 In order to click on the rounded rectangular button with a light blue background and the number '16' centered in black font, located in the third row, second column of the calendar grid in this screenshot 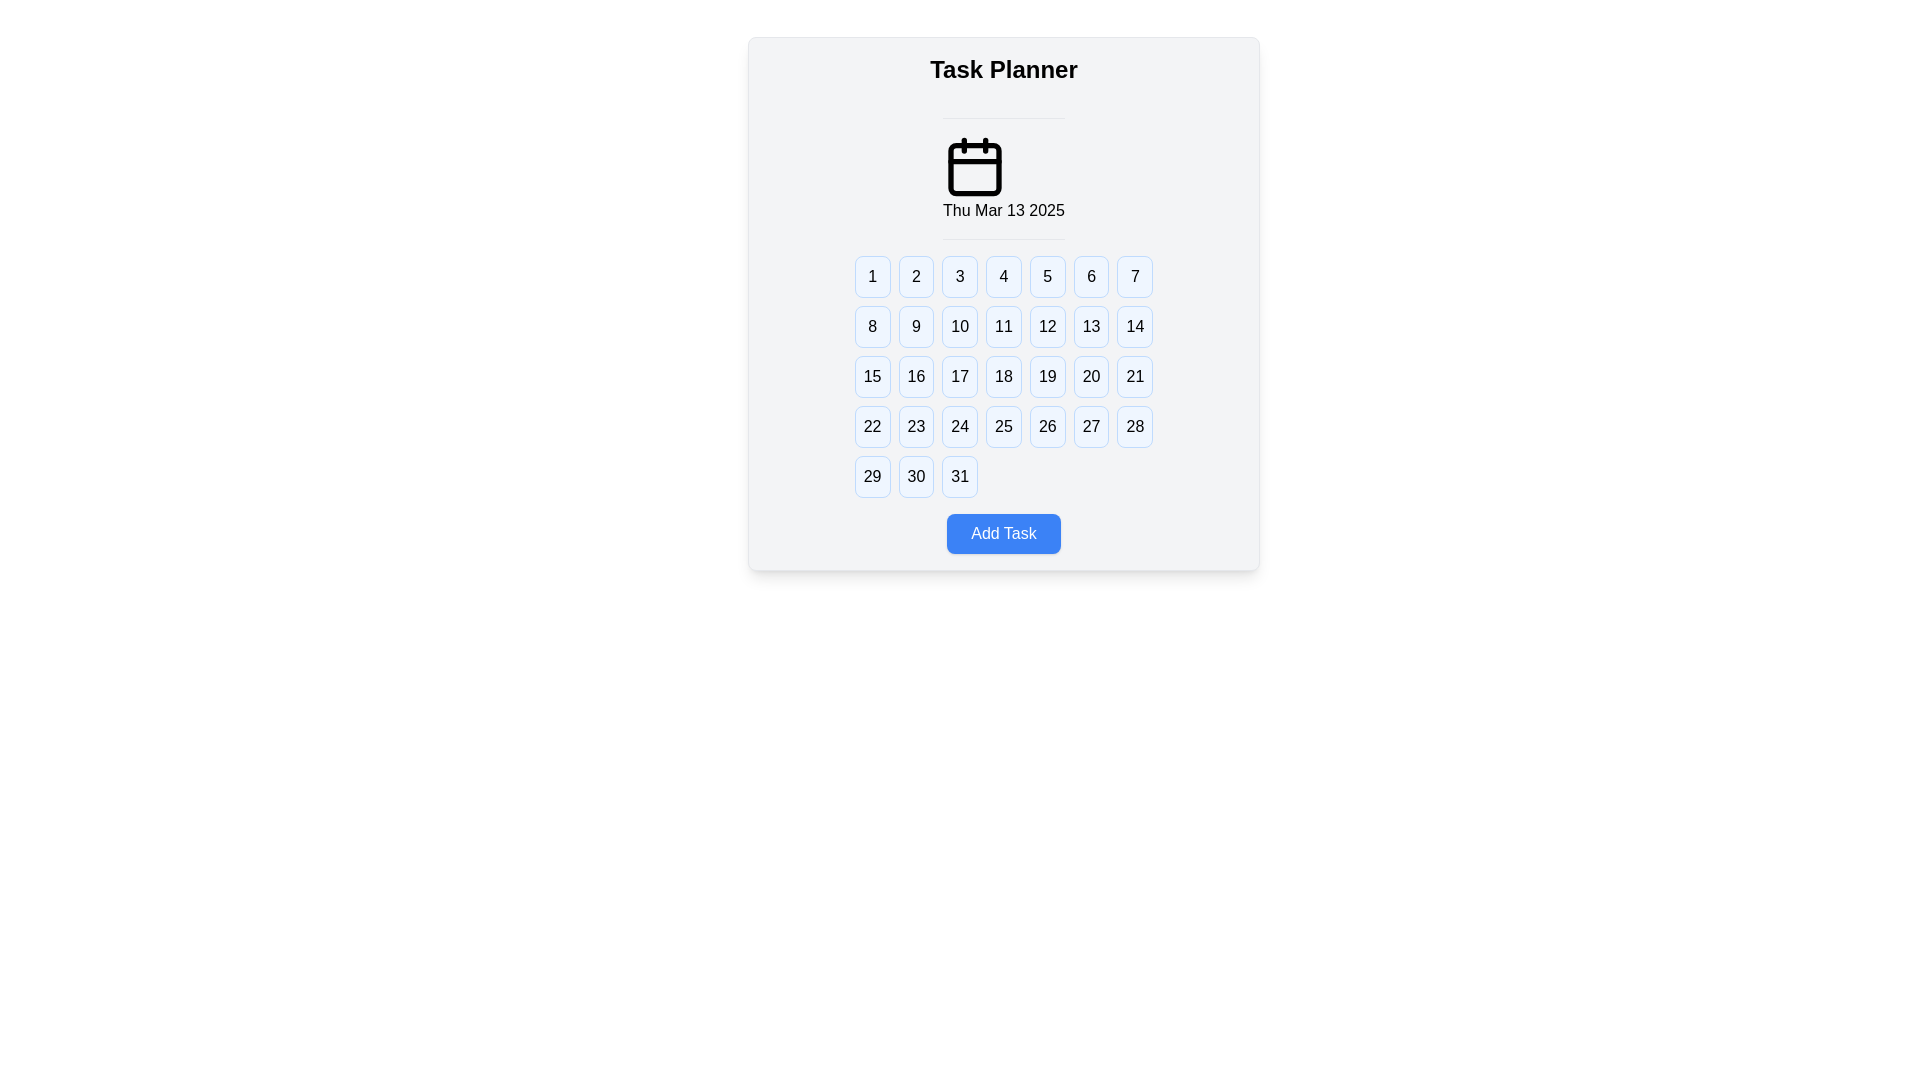, I will do `click(915, 377)`.